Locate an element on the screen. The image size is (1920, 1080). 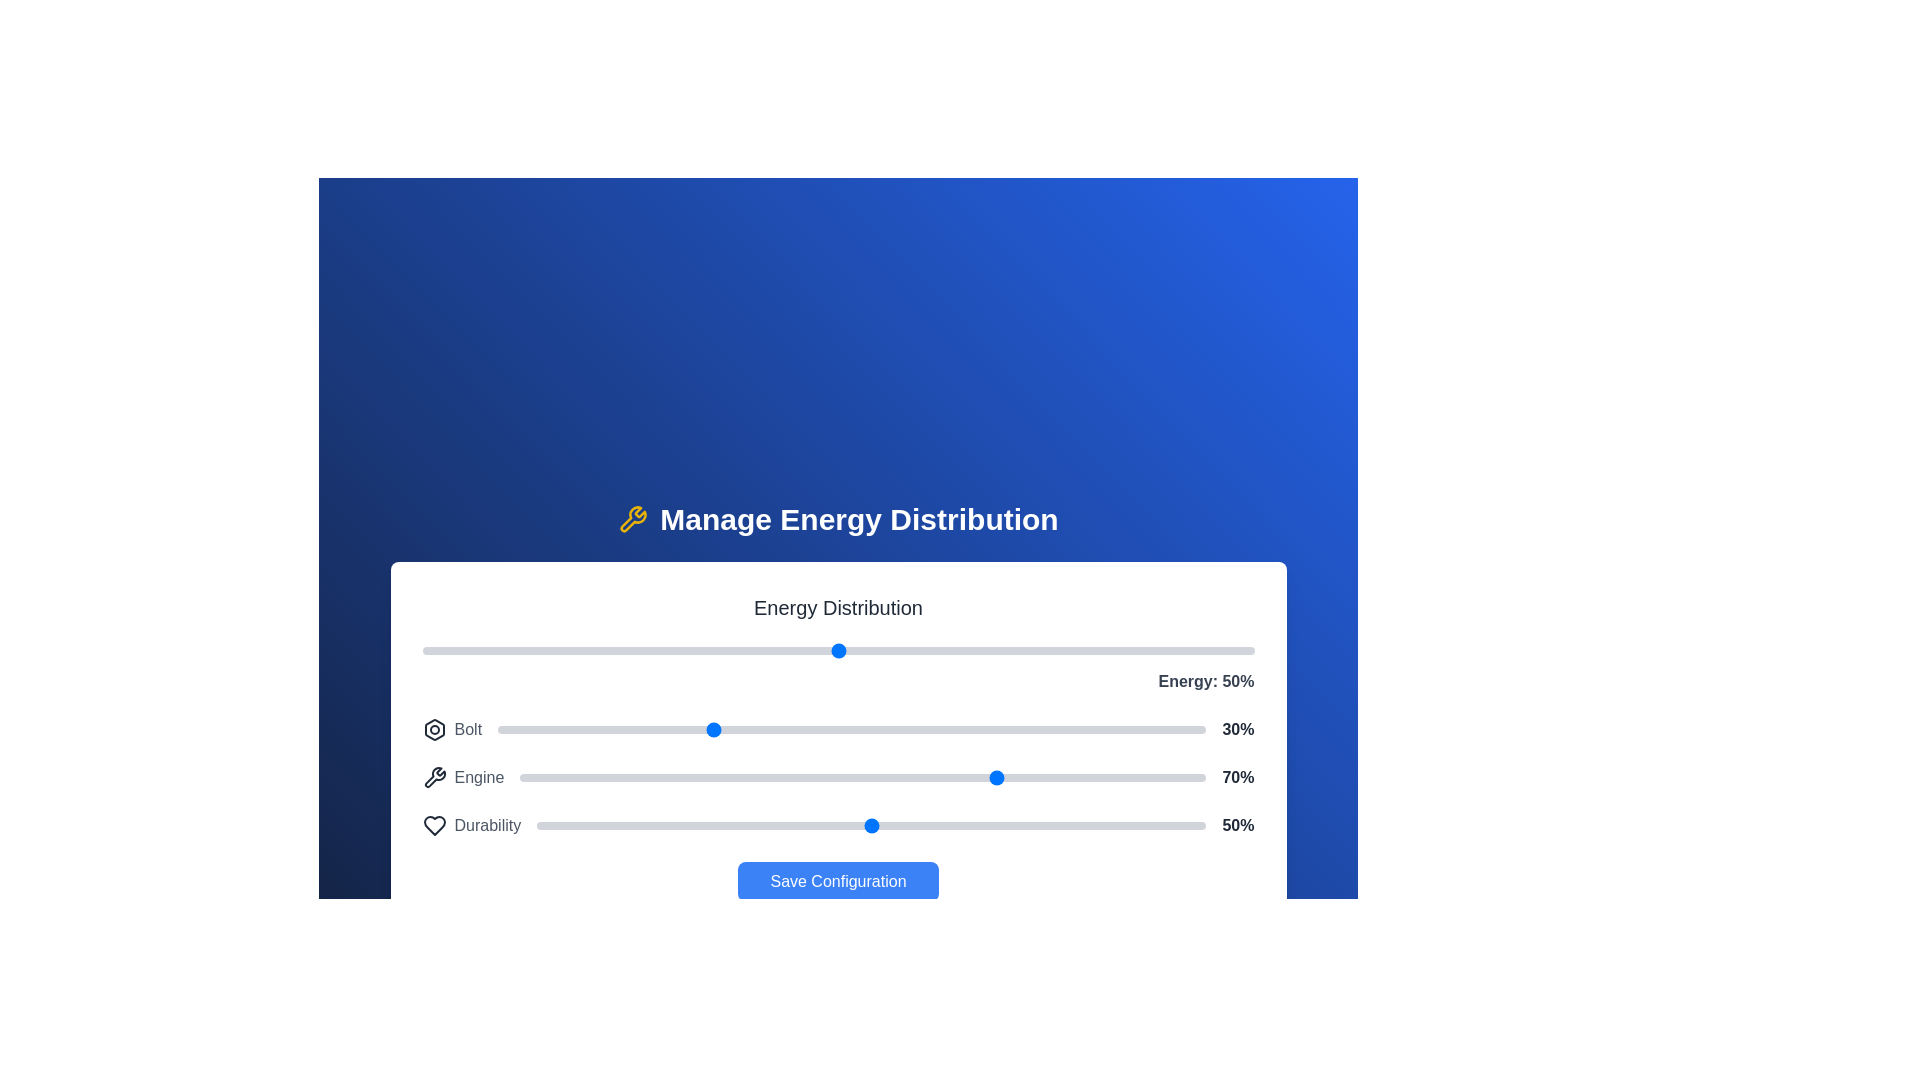
the main energy slider to 23% is located at coordinates (612, 651).